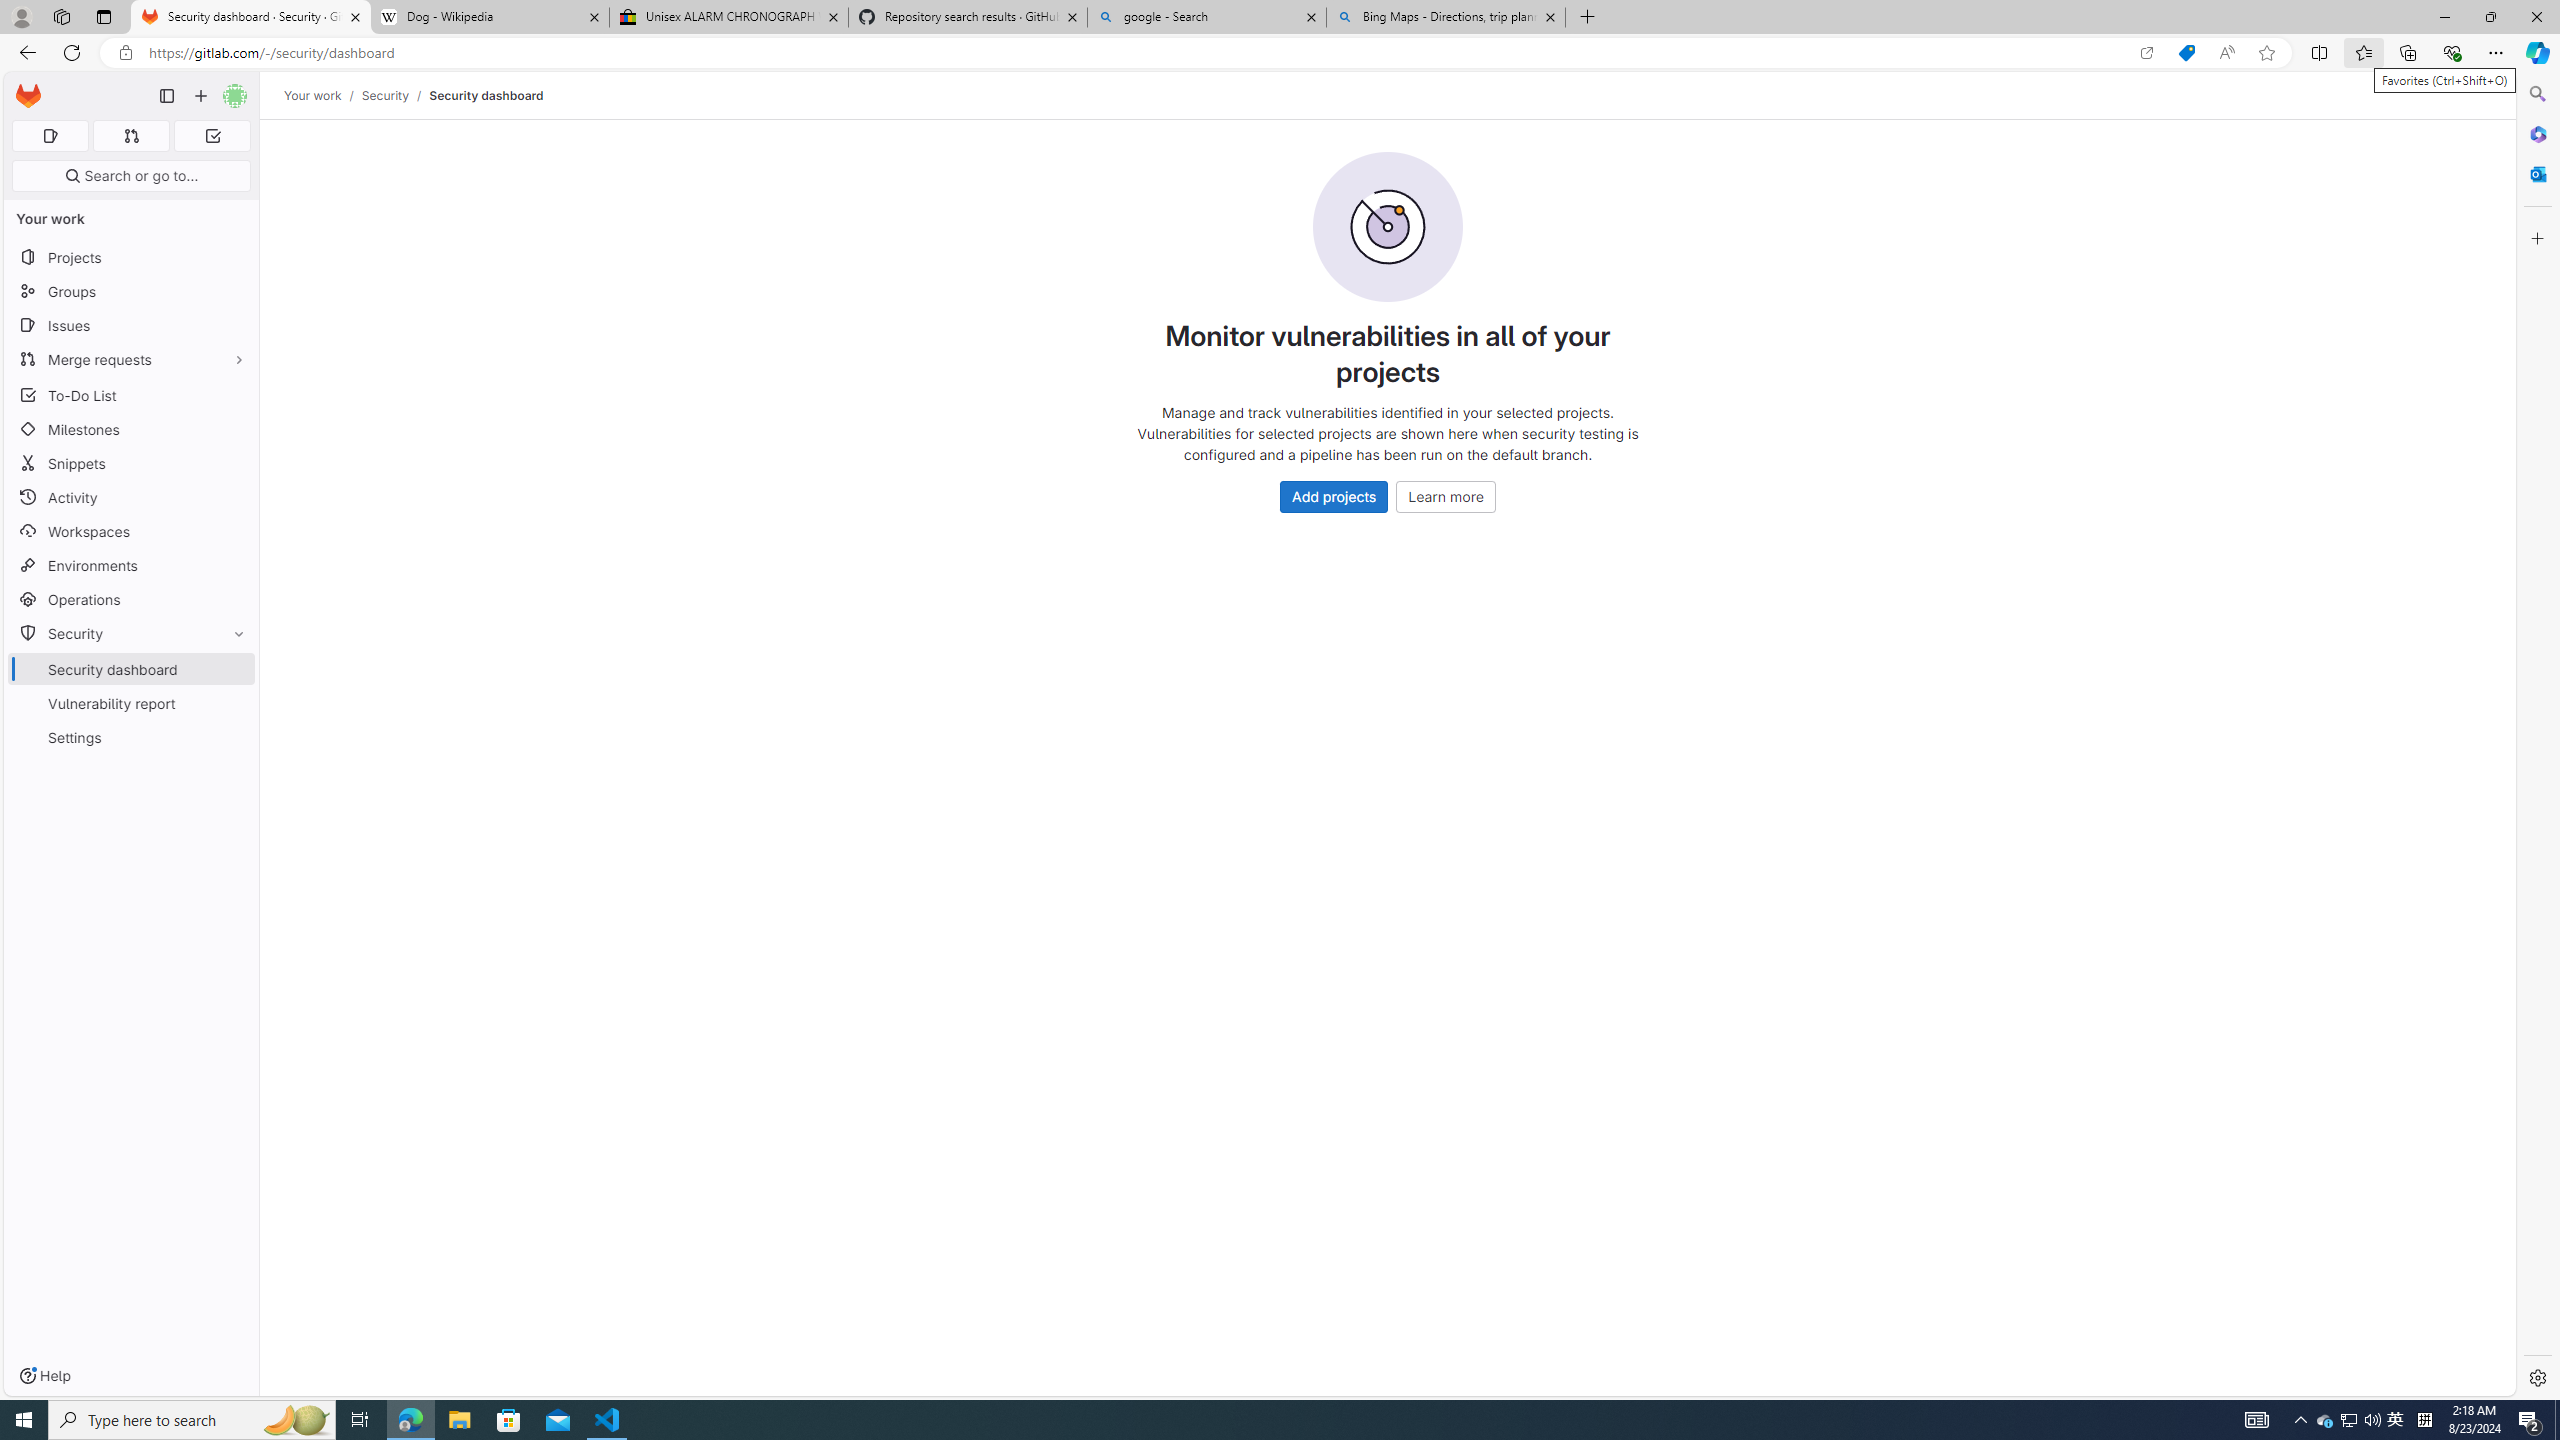 The width and height of the screenshot is (2560, 1440). Describe the element at coordinates (130, 685) in the screenshot. I see `'SecuritySecurity dashboardVulnerability reportSettings'` at that location.